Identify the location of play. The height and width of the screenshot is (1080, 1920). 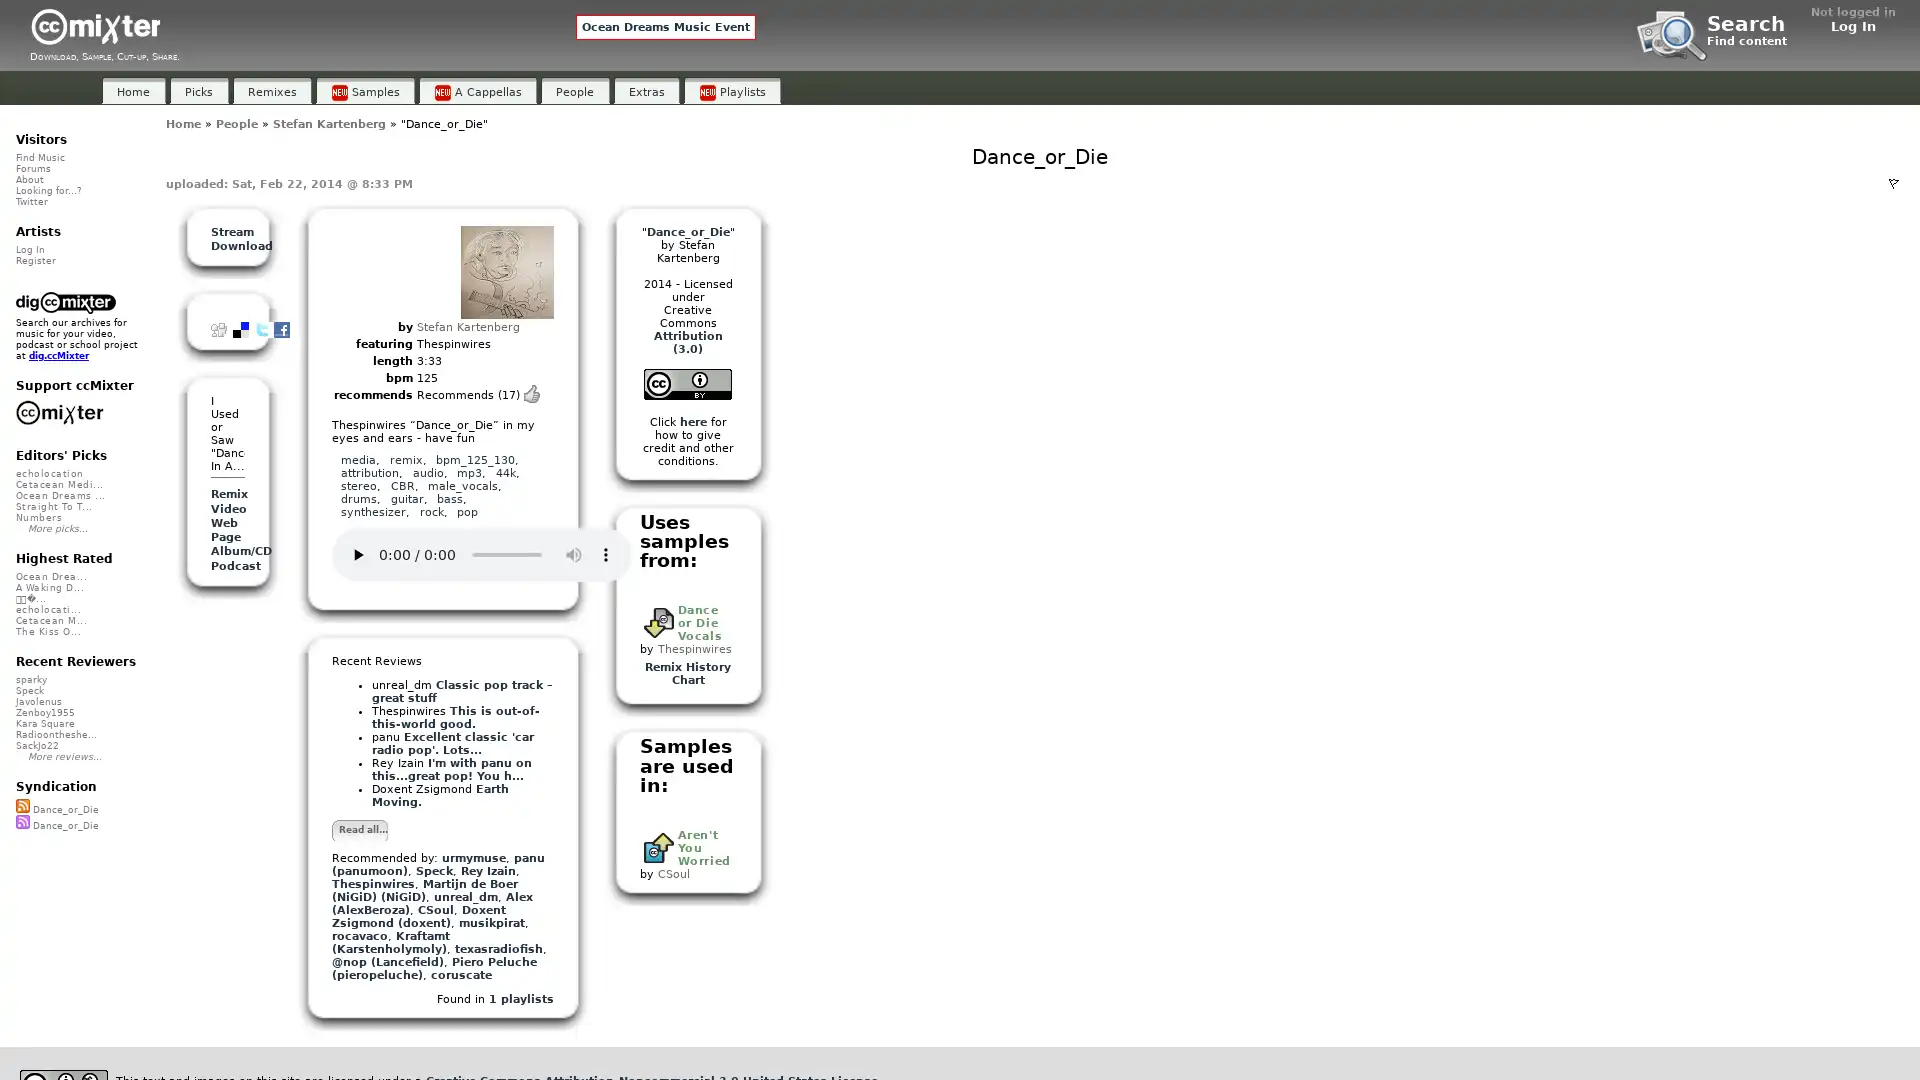
(358, 554).